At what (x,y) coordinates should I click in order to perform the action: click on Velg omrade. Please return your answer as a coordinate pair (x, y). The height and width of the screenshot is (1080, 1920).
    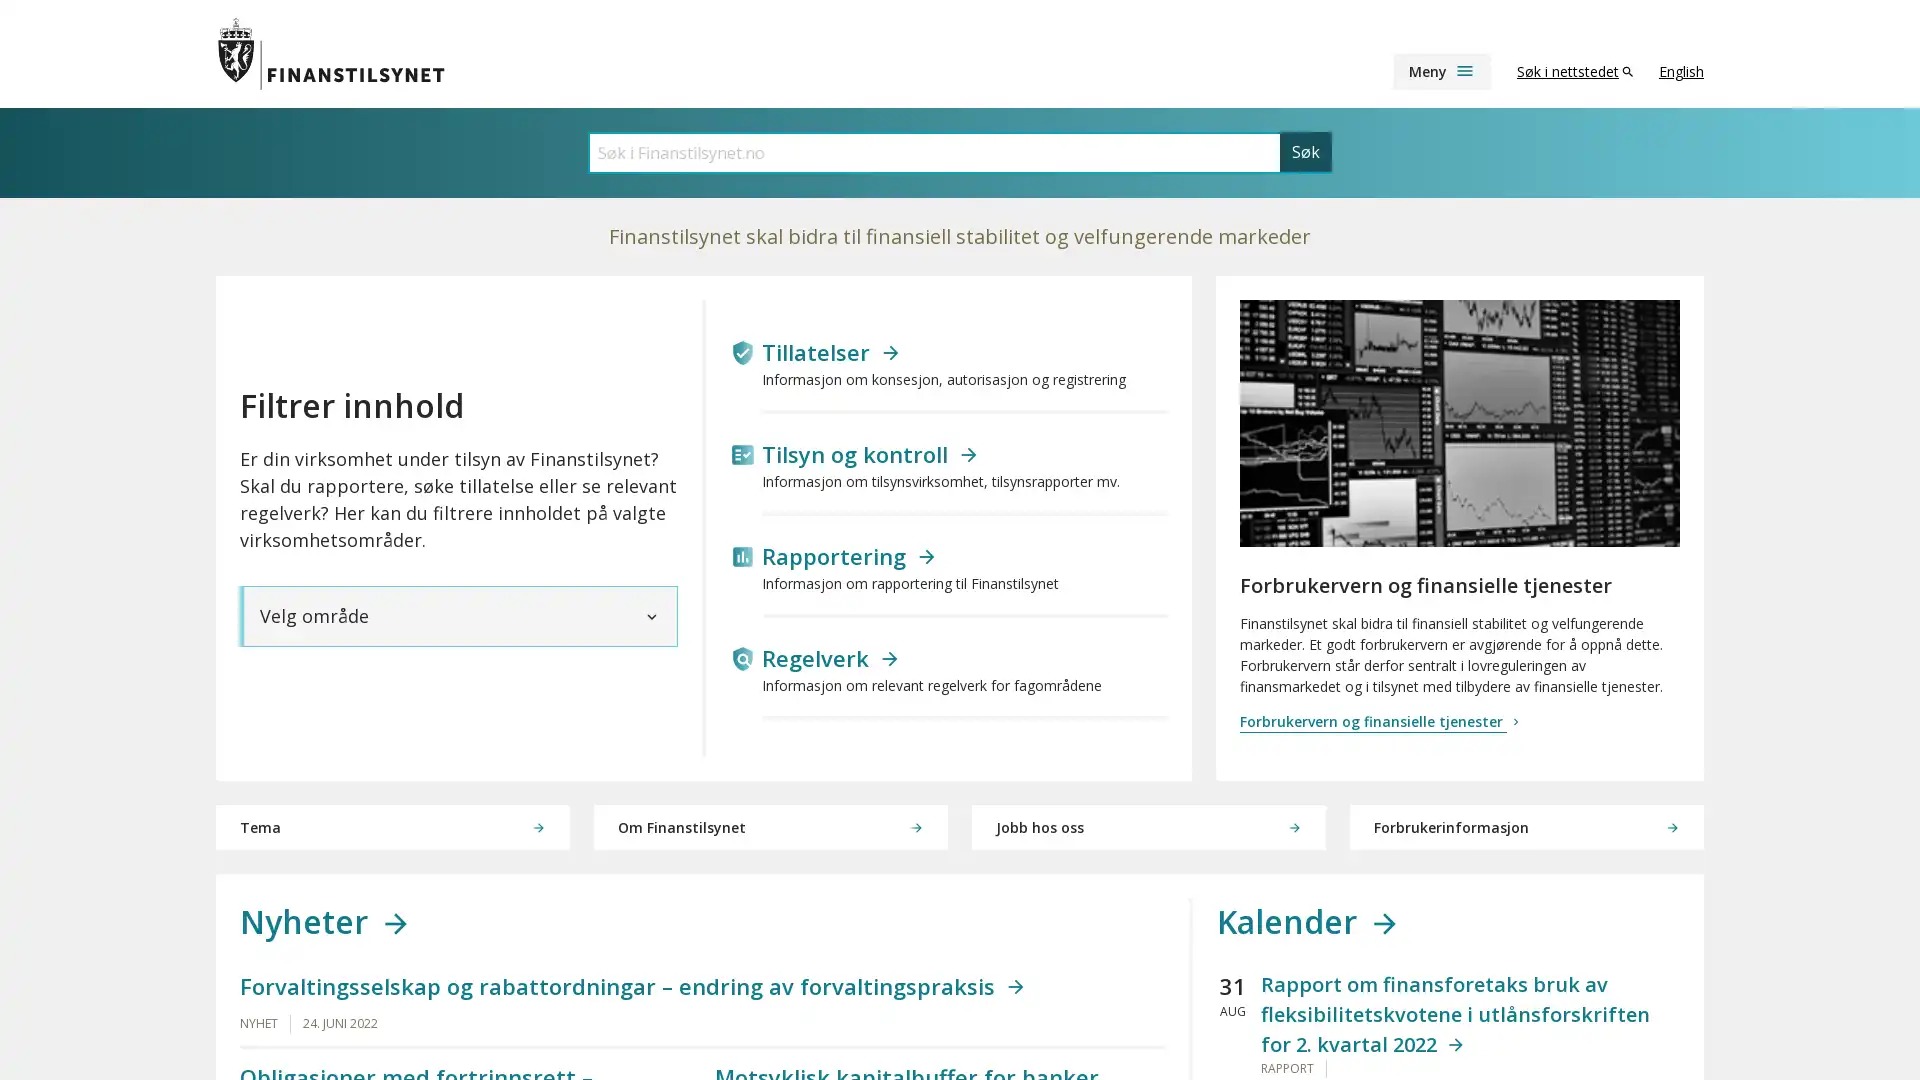
    Looking at the image, I should click on (459, 615).